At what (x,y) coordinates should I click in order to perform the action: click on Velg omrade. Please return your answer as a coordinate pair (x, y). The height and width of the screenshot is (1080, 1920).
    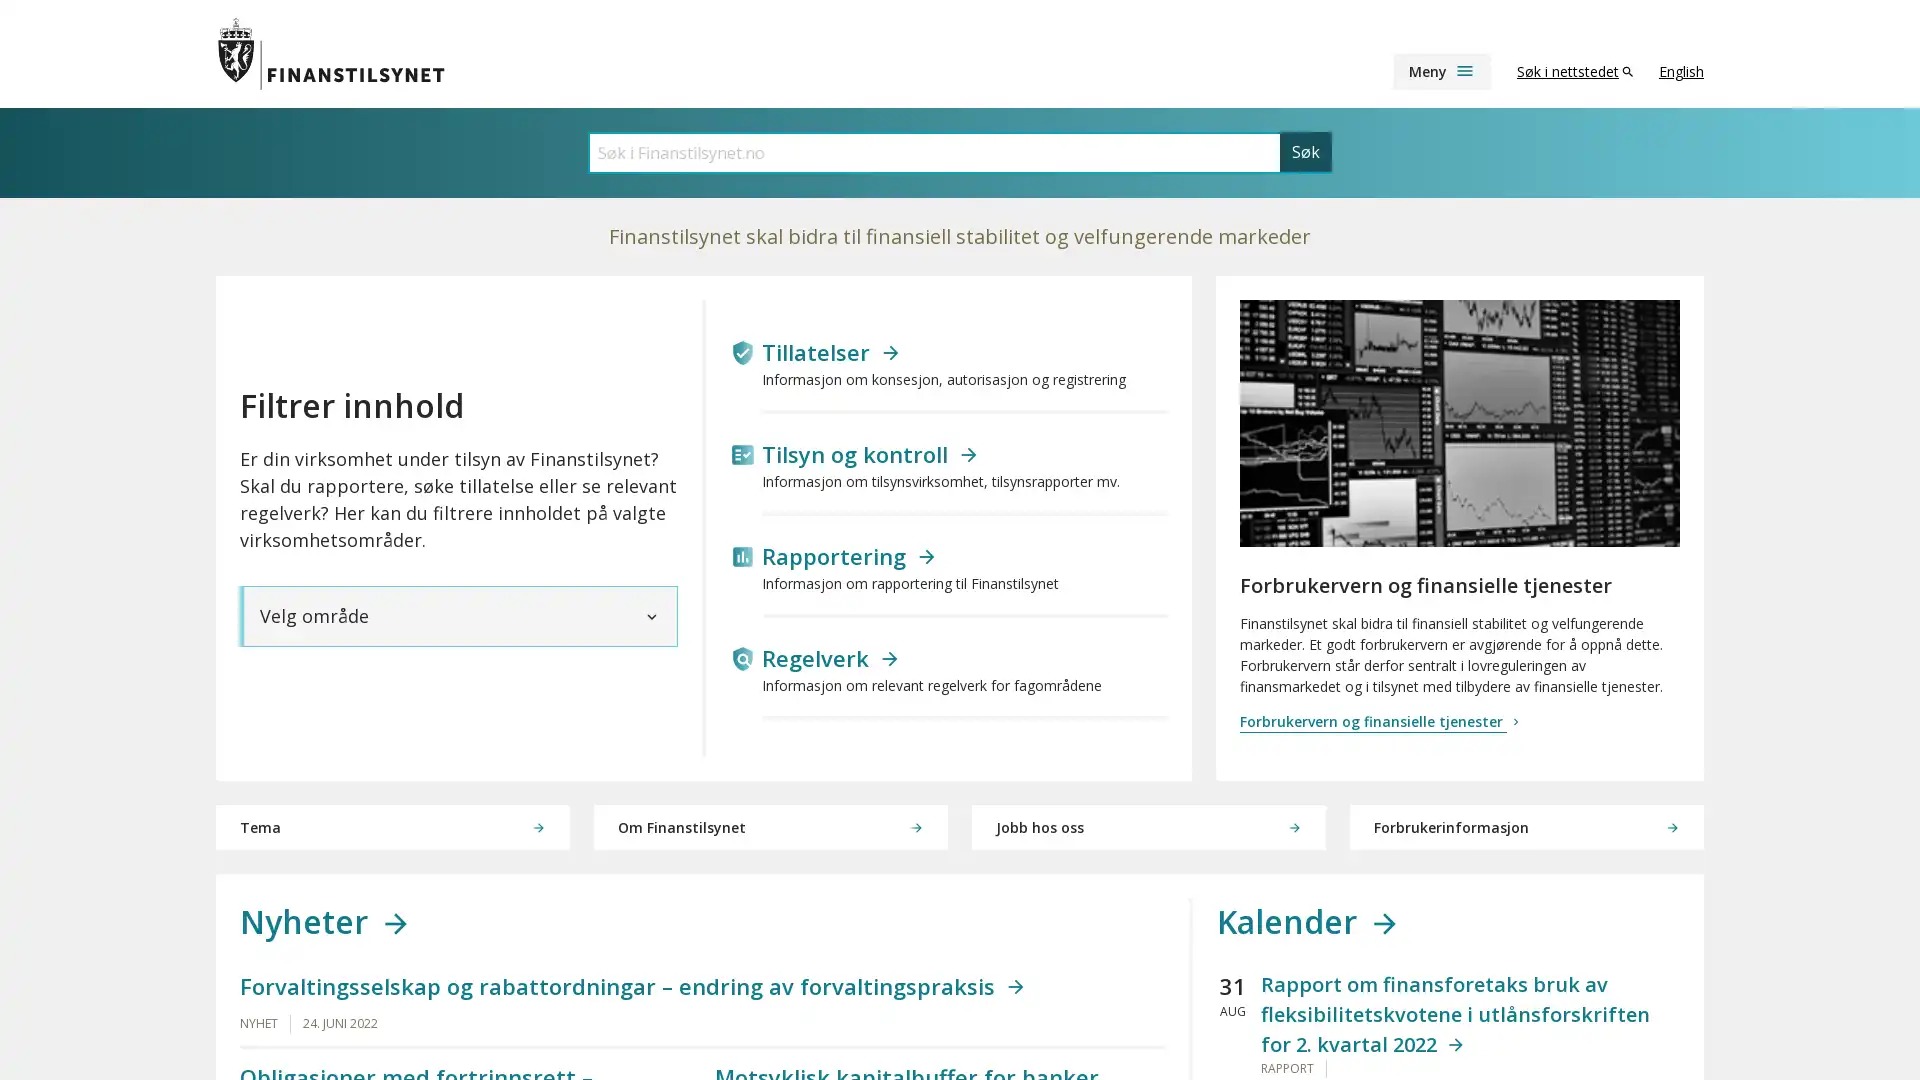
    Looking at the image, I should click on (459, 615).